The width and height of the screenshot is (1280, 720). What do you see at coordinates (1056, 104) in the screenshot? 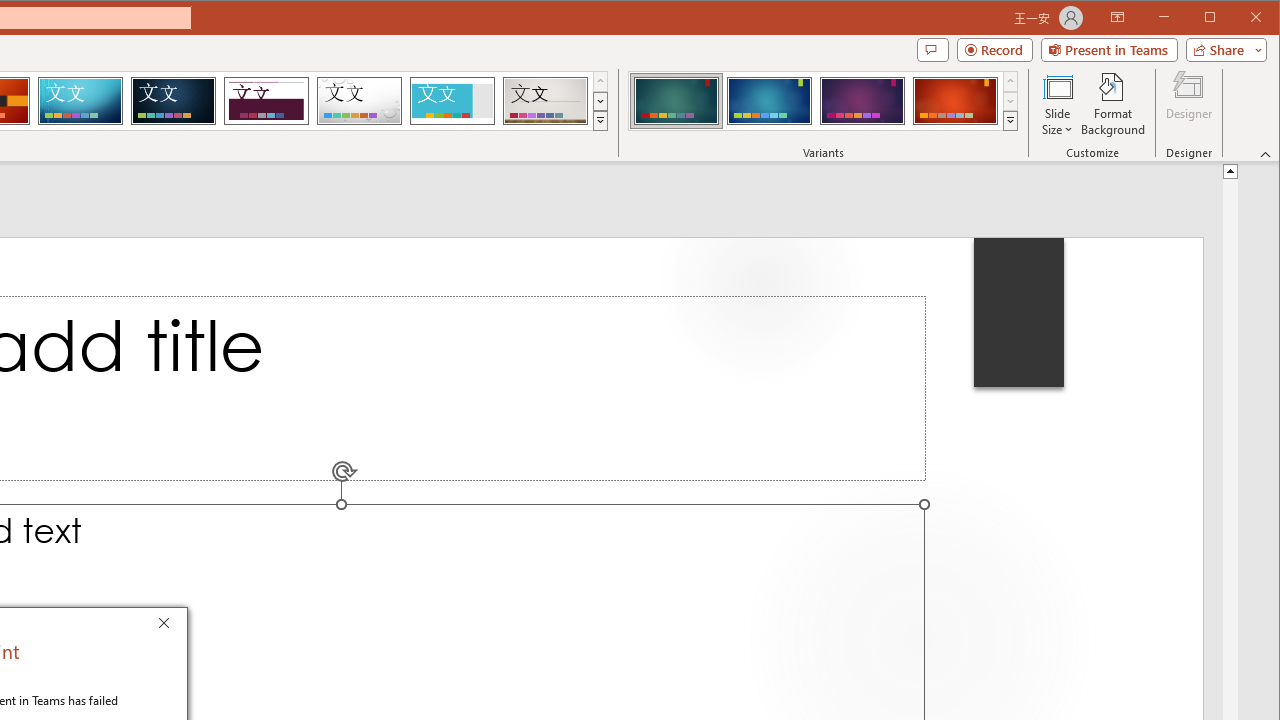
I see `'Slide Size'` at bounding box center [1056, 104].